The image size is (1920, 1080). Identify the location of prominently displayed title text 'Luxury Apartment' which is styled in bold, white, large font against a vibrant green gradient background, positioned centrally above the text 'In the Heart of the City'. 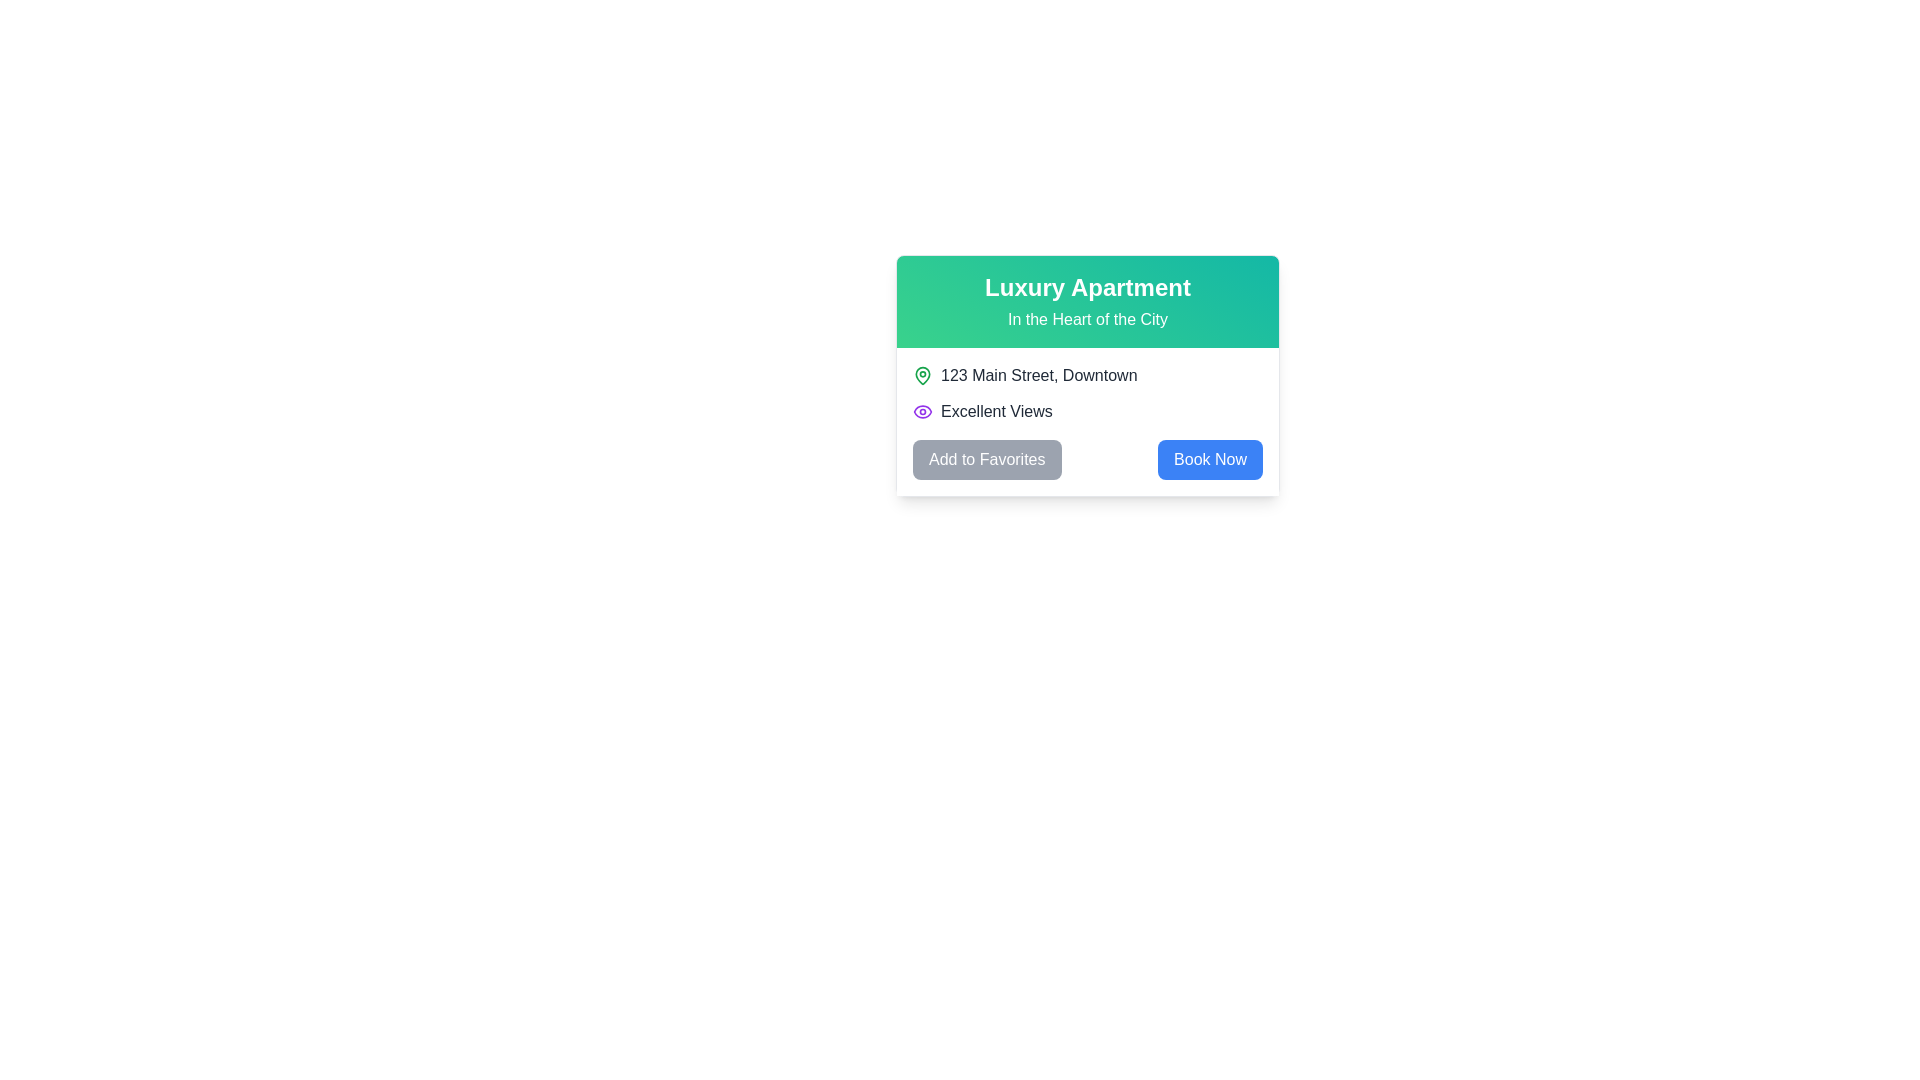
(1087, 288).